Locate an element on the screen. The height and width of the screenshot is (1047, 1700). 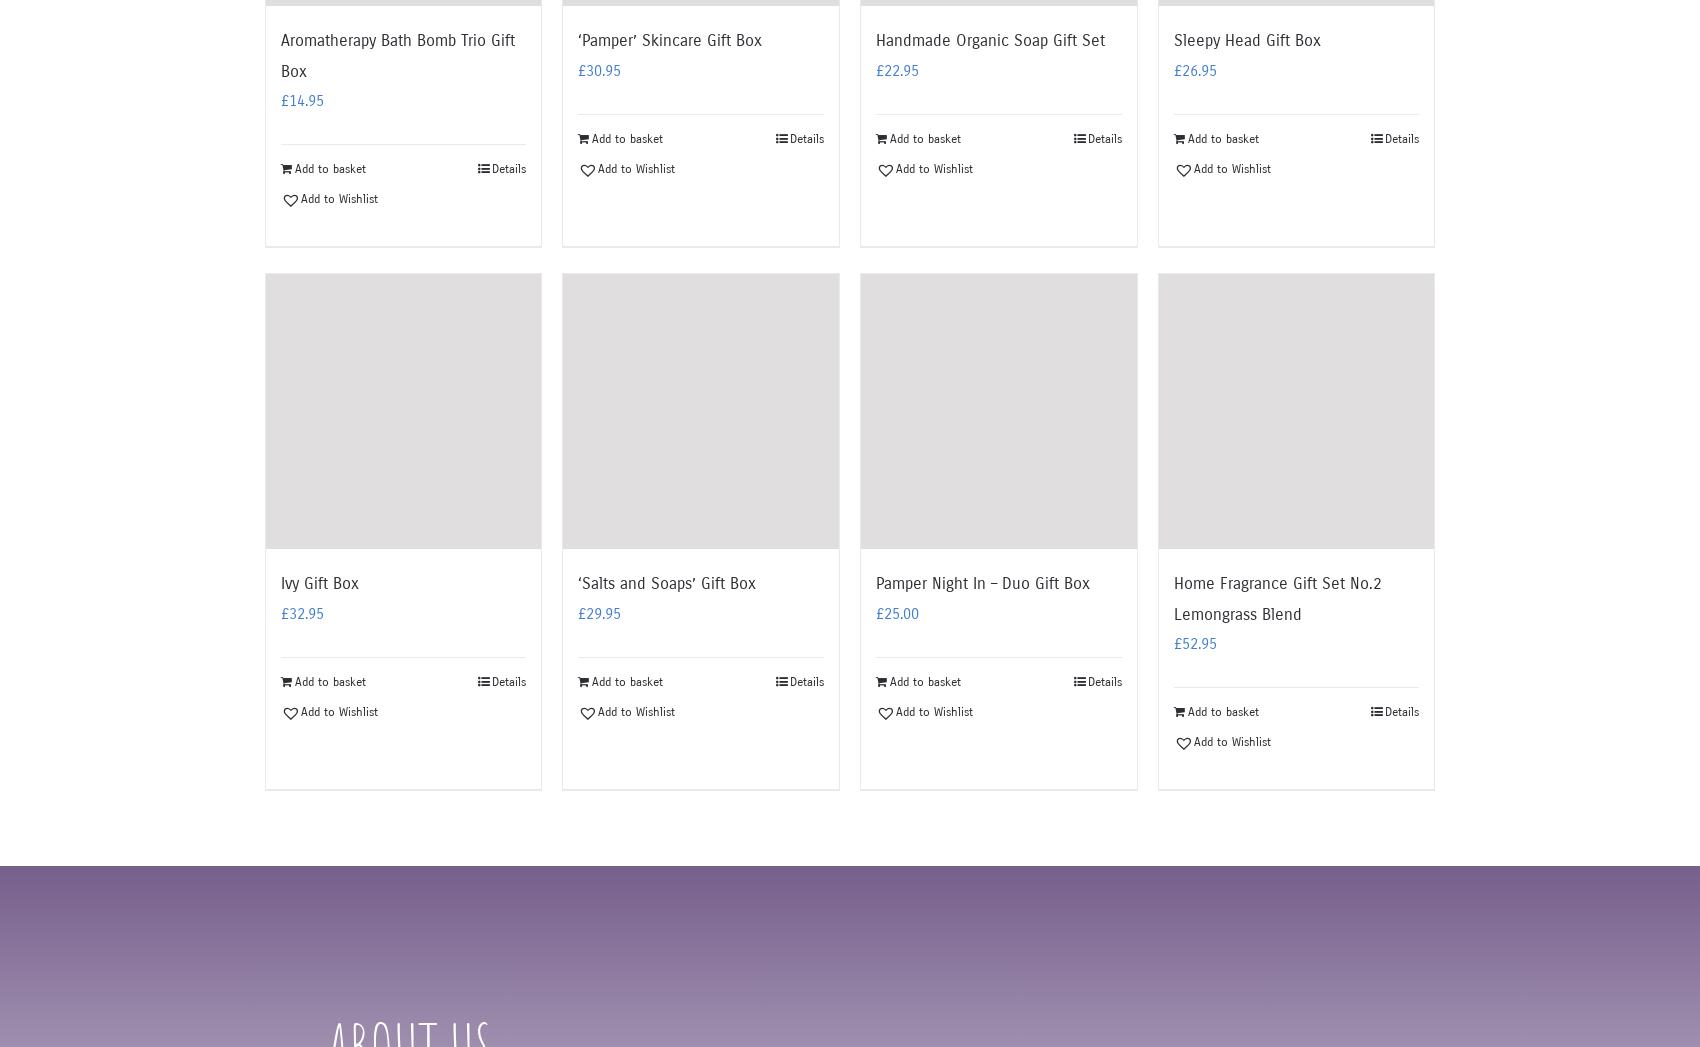
'29.95' is located at coordinates (602, 612).